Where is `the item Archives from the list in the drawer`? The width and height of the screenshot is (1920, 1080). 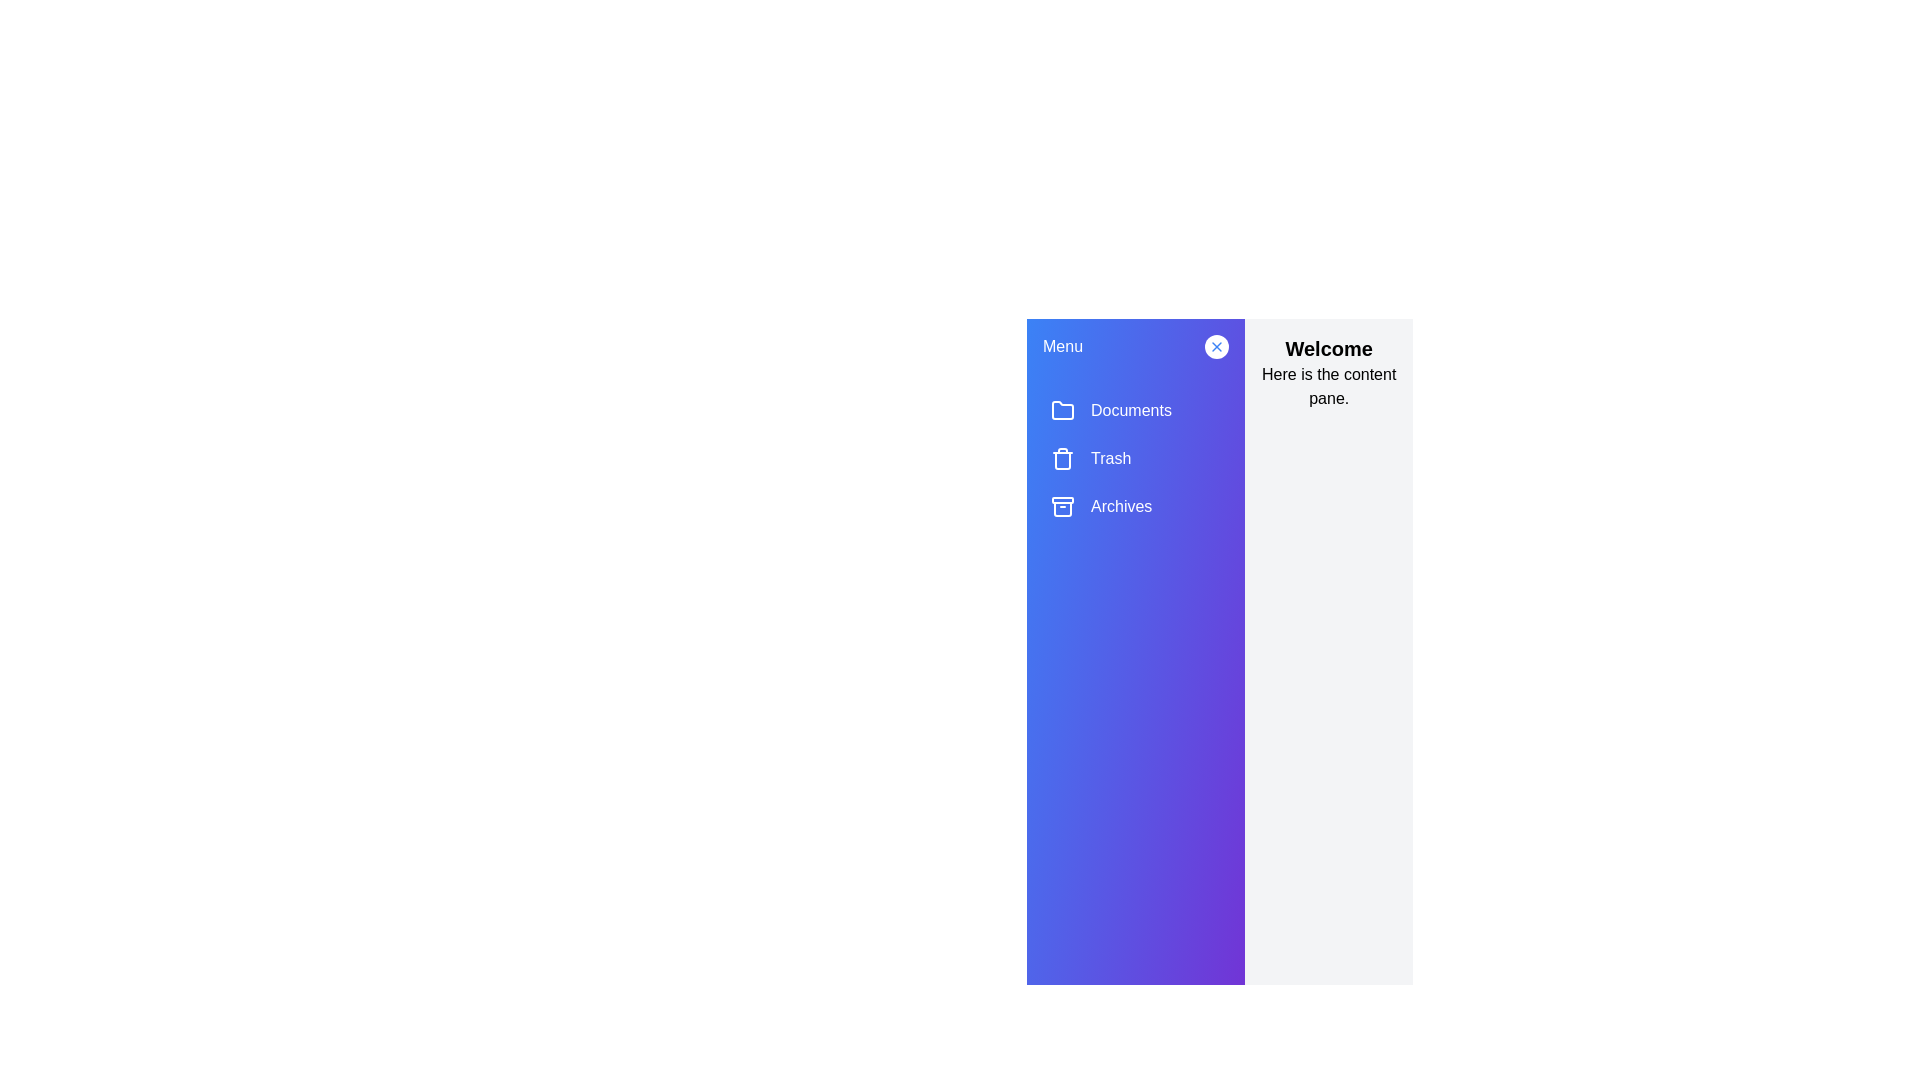
the item Archives from the list in the drawer is located at coordinates (1136, 505).